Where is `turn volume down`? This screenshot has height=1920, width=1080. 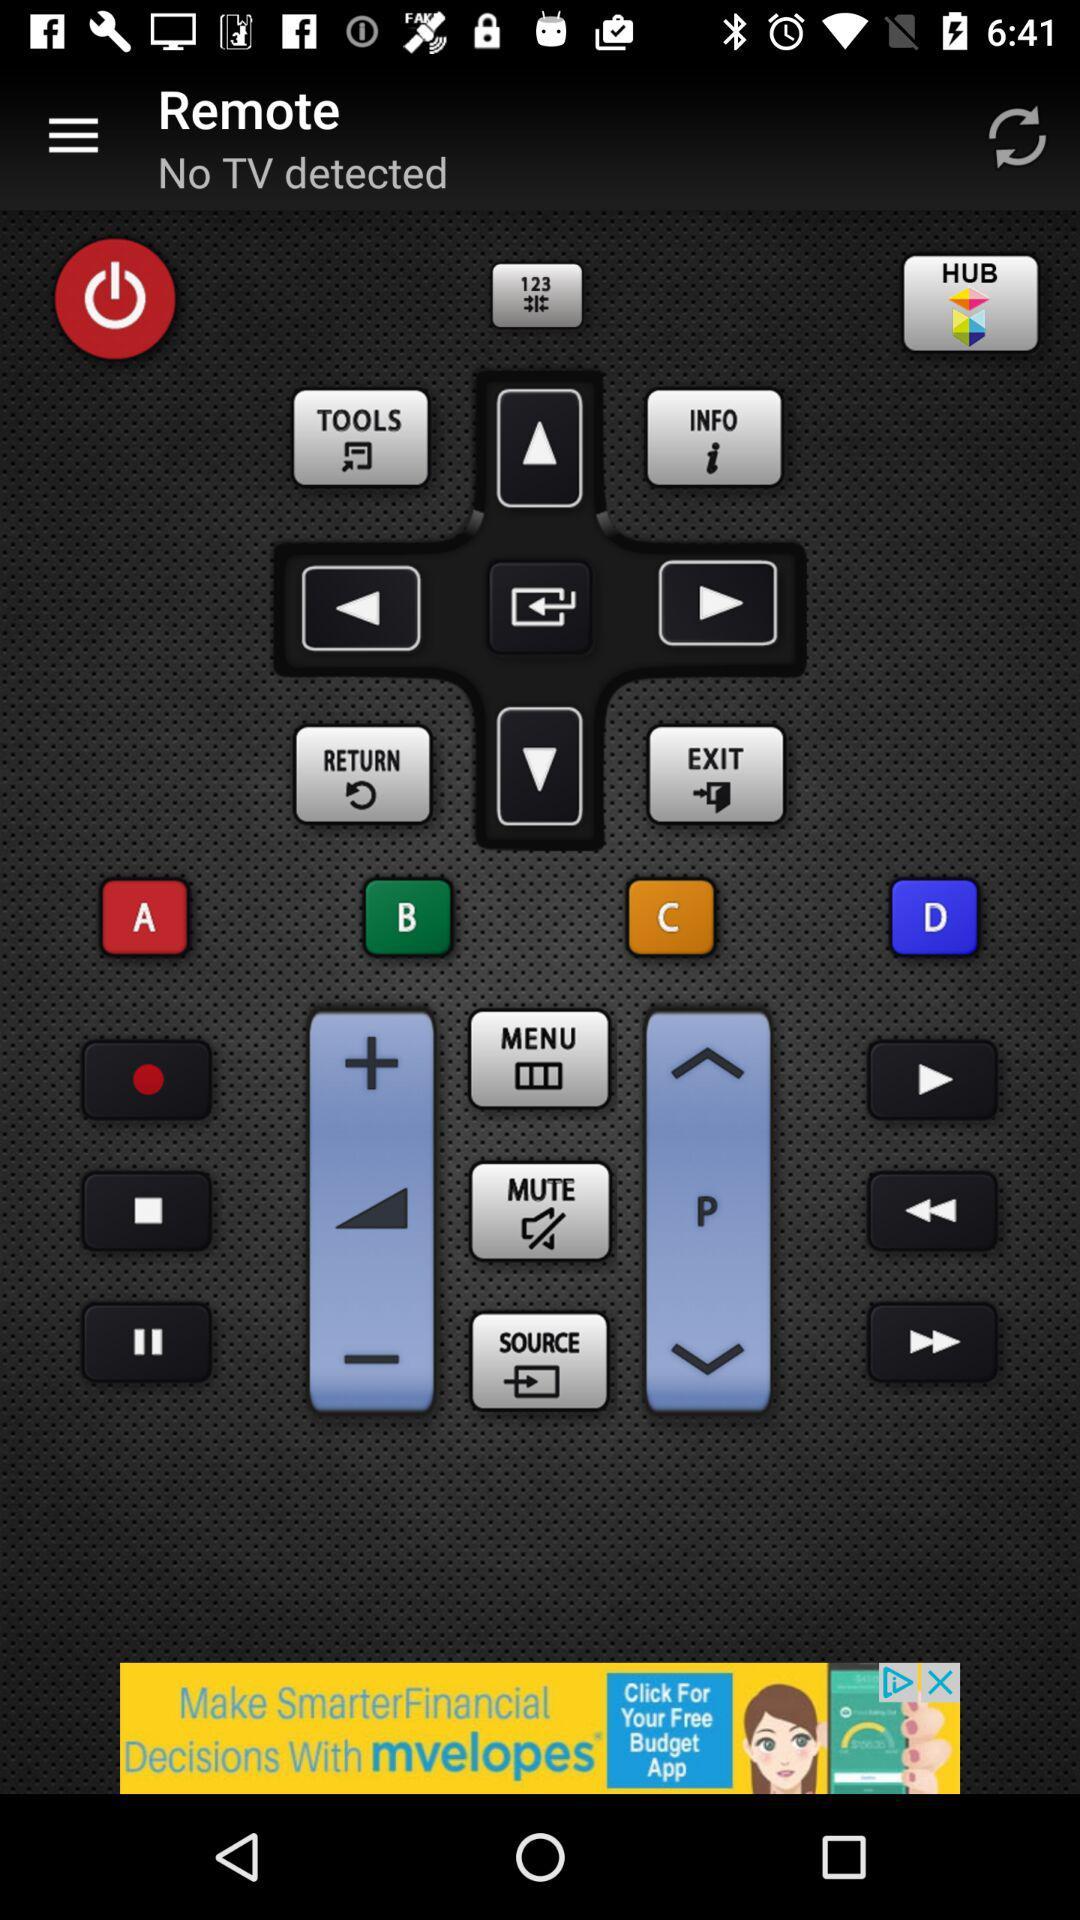 turn volume down is located at coordinates (371, 1359).